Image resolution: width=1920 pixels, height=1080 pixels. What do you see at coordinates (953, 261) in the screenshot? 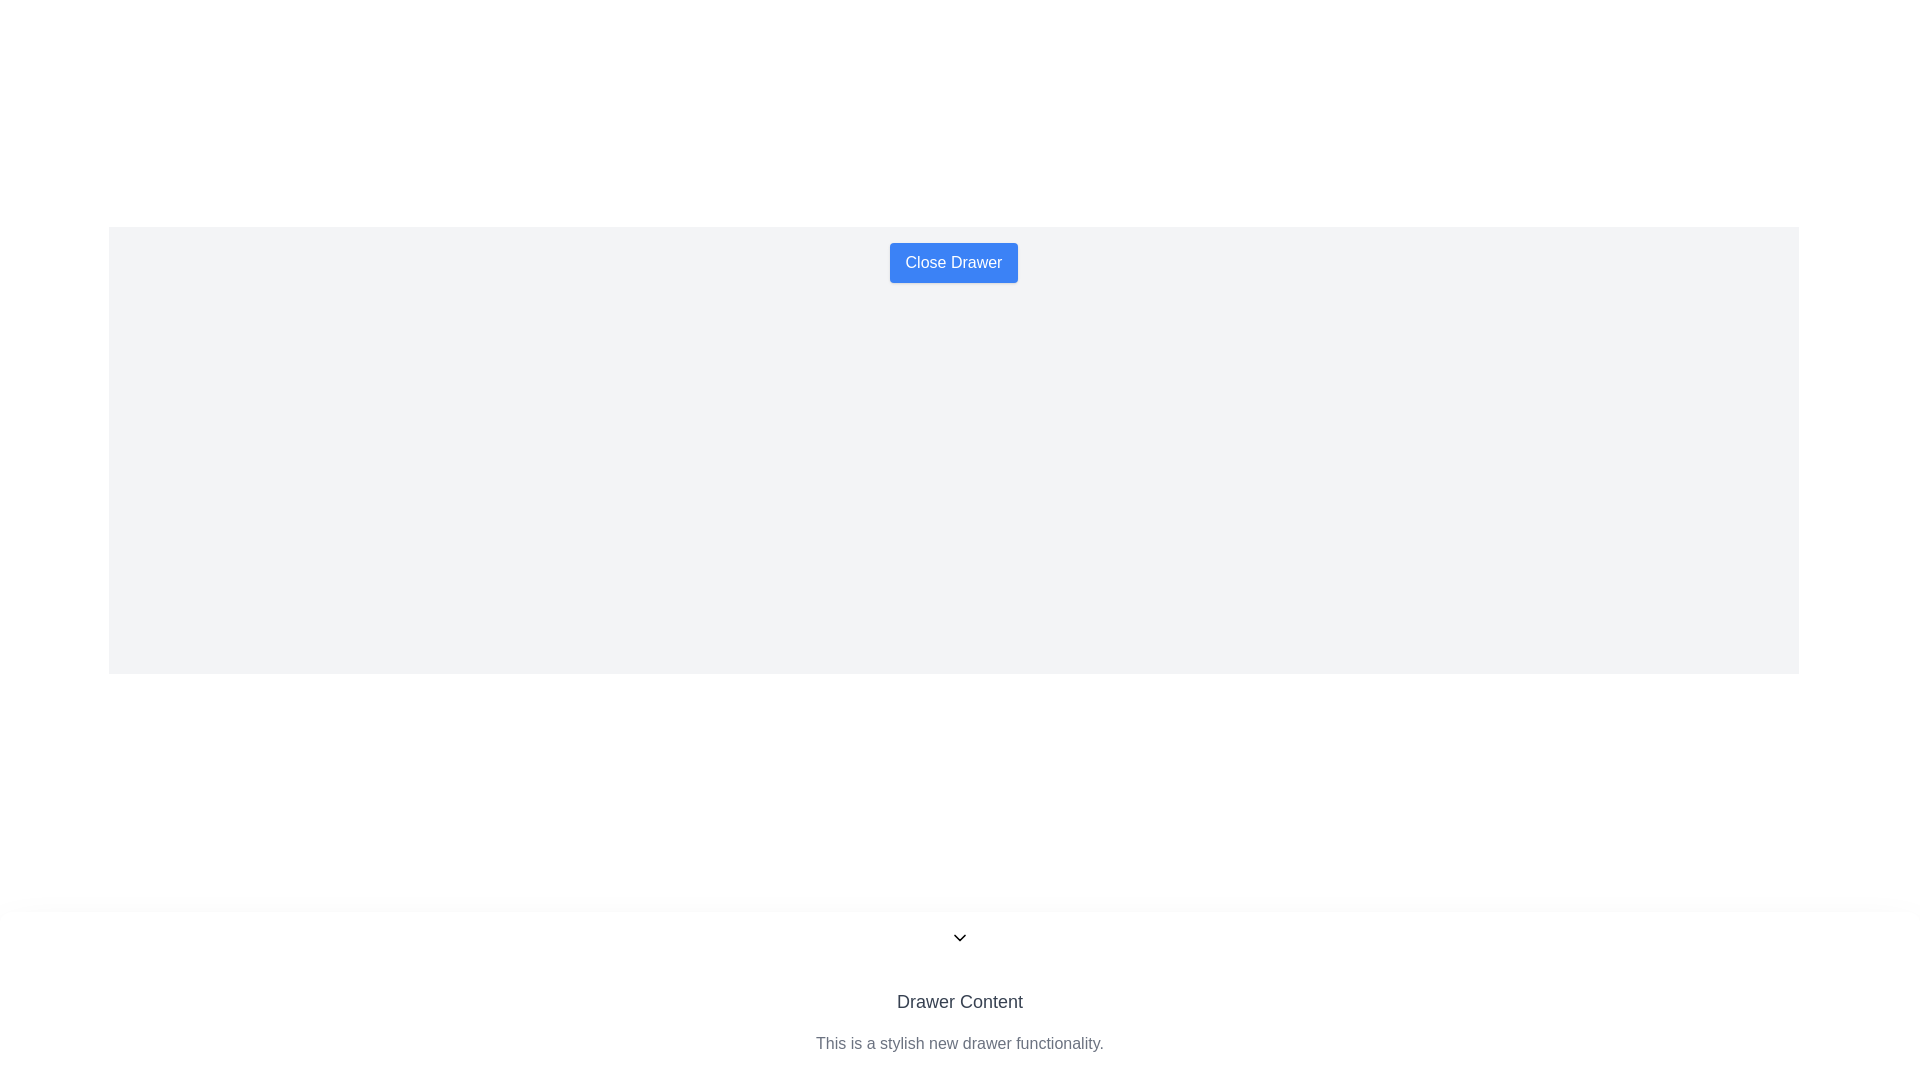
I see `the blue button with rounded corners labeled 'Close Drawer'` at bounding box center [953, 261].